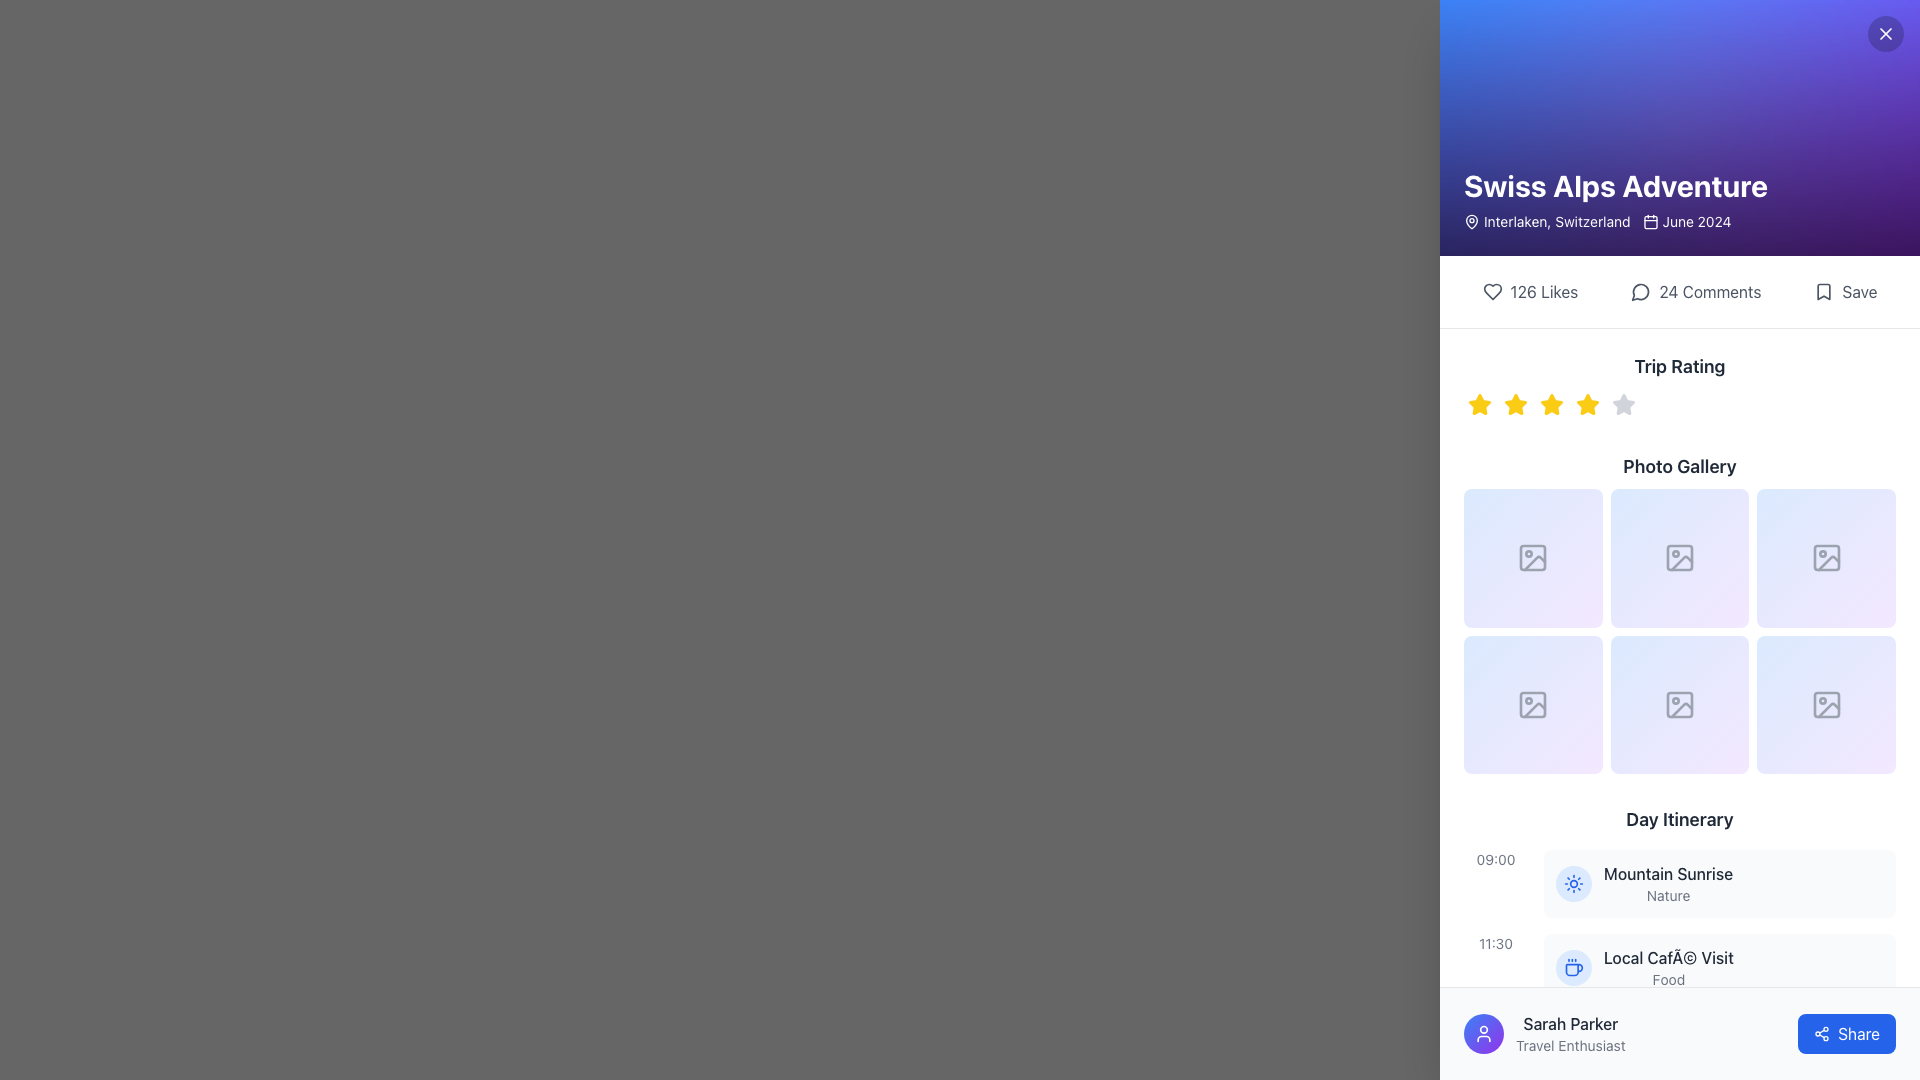 This screenshot has height=1080, width=1920. I want to click on the descriptive label for the itinerary entry scheduled at 09:00, so click(1668, 883).